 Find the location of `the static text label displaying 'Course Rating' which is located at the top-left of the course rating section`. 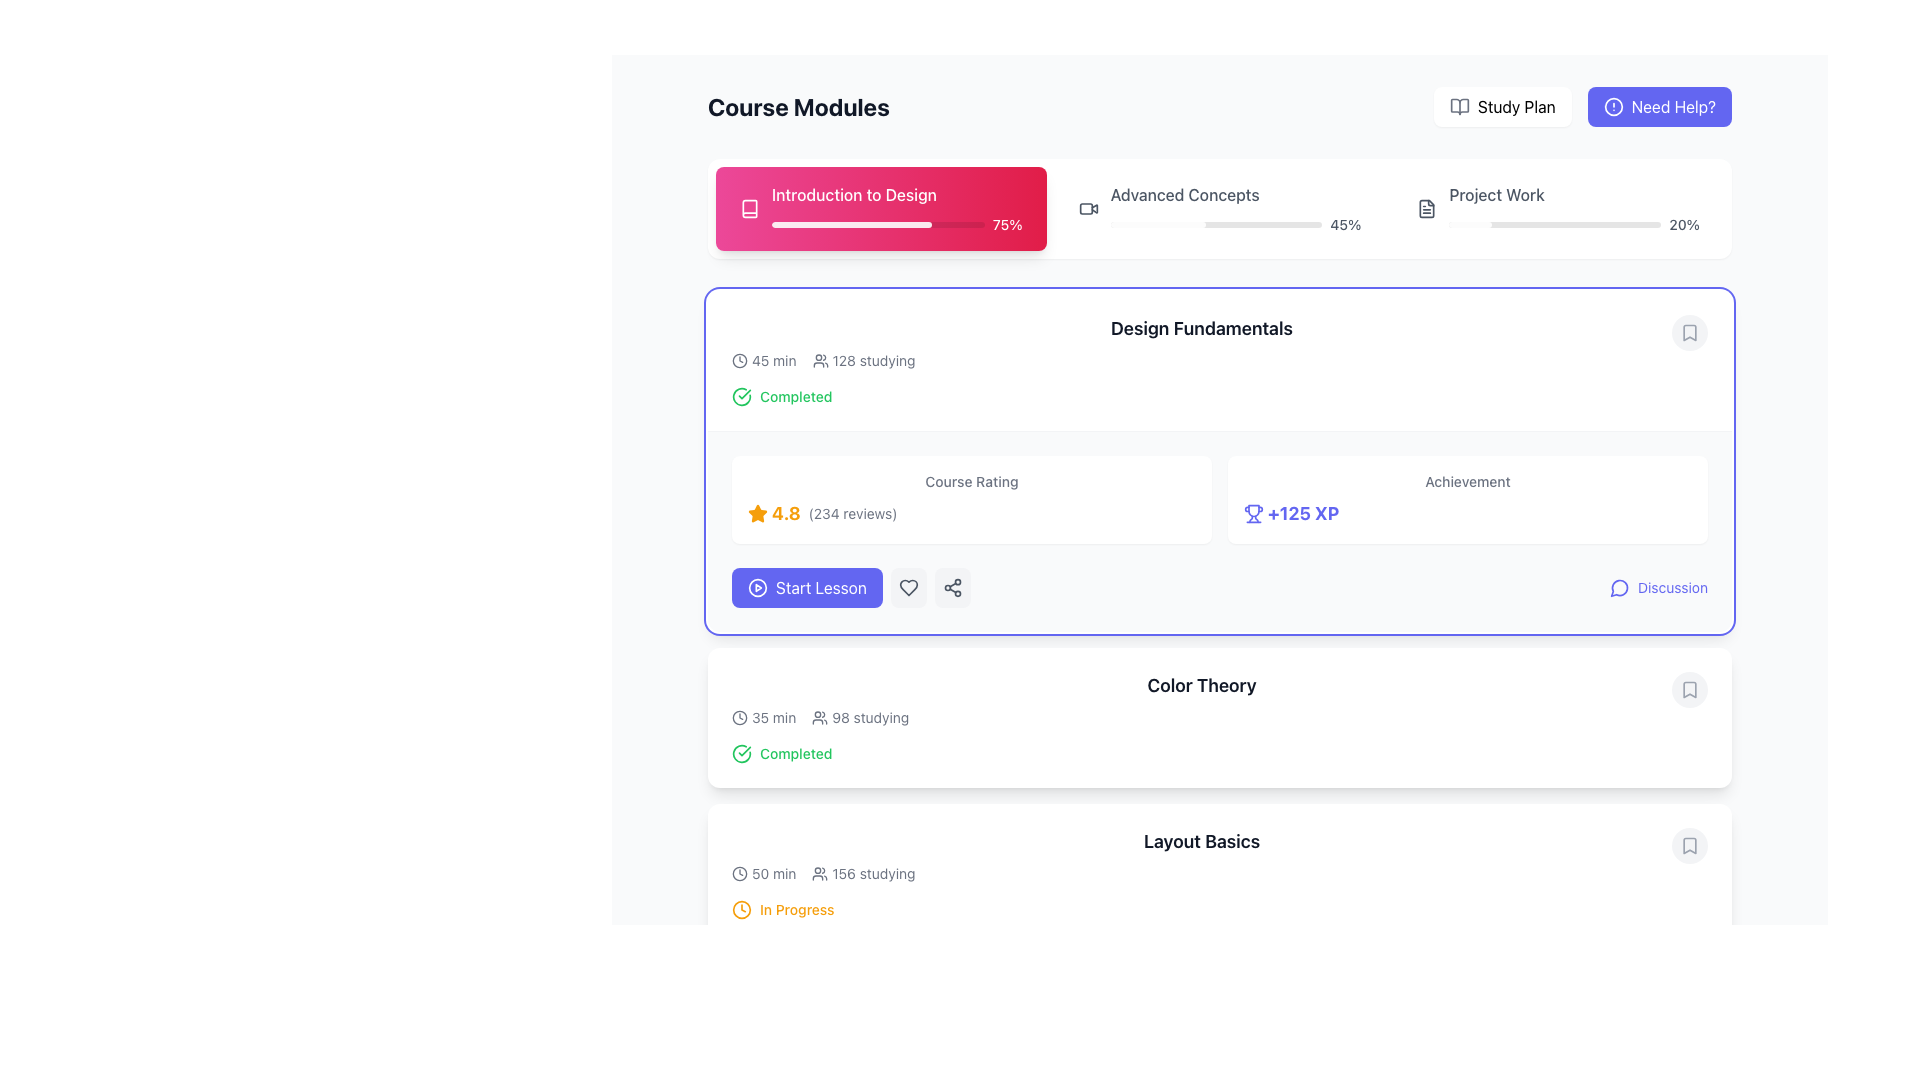

the static text label displaying 'Course Rating' which is located at the top-left of the course rating section is located at coordinates (971, 482).